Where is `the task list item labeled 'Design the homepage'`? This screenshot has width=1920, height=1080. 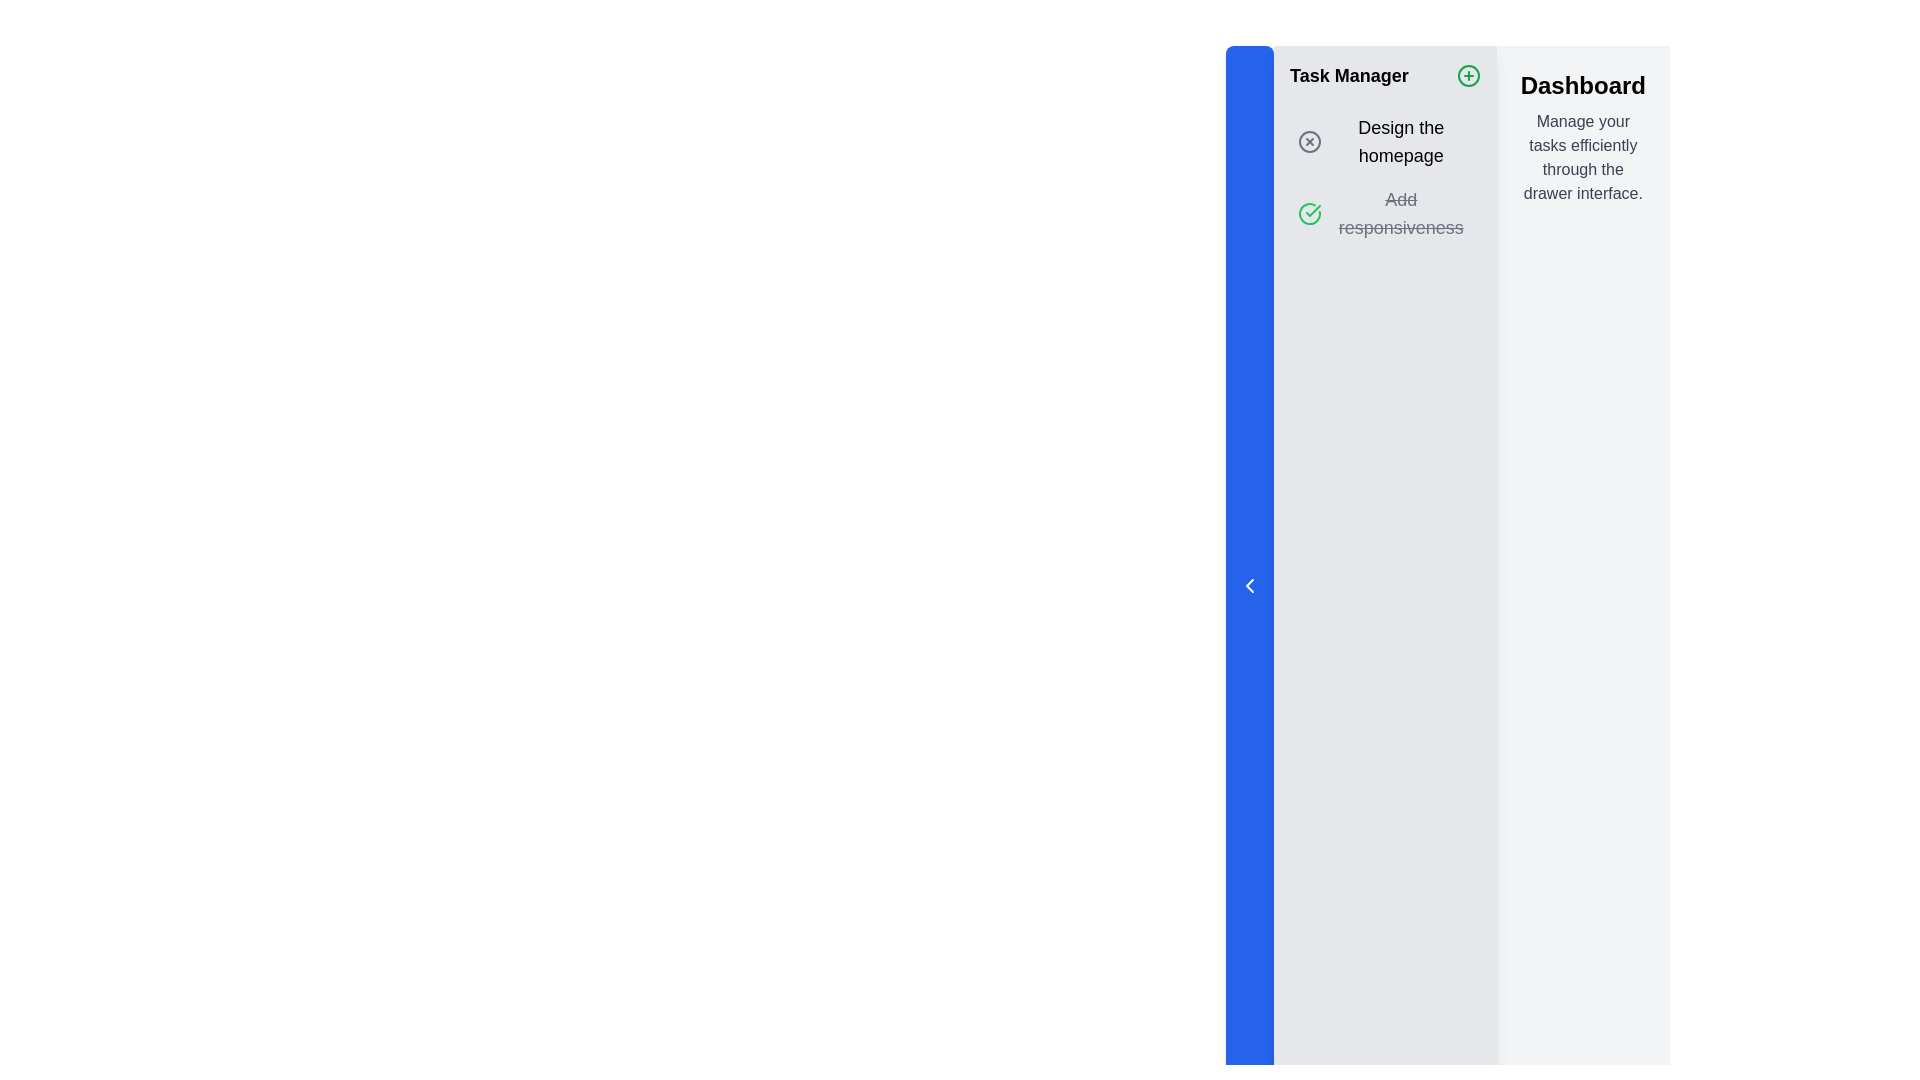 the task list item labeled 'Design the homepage' is located at coordinates (1384, 141).